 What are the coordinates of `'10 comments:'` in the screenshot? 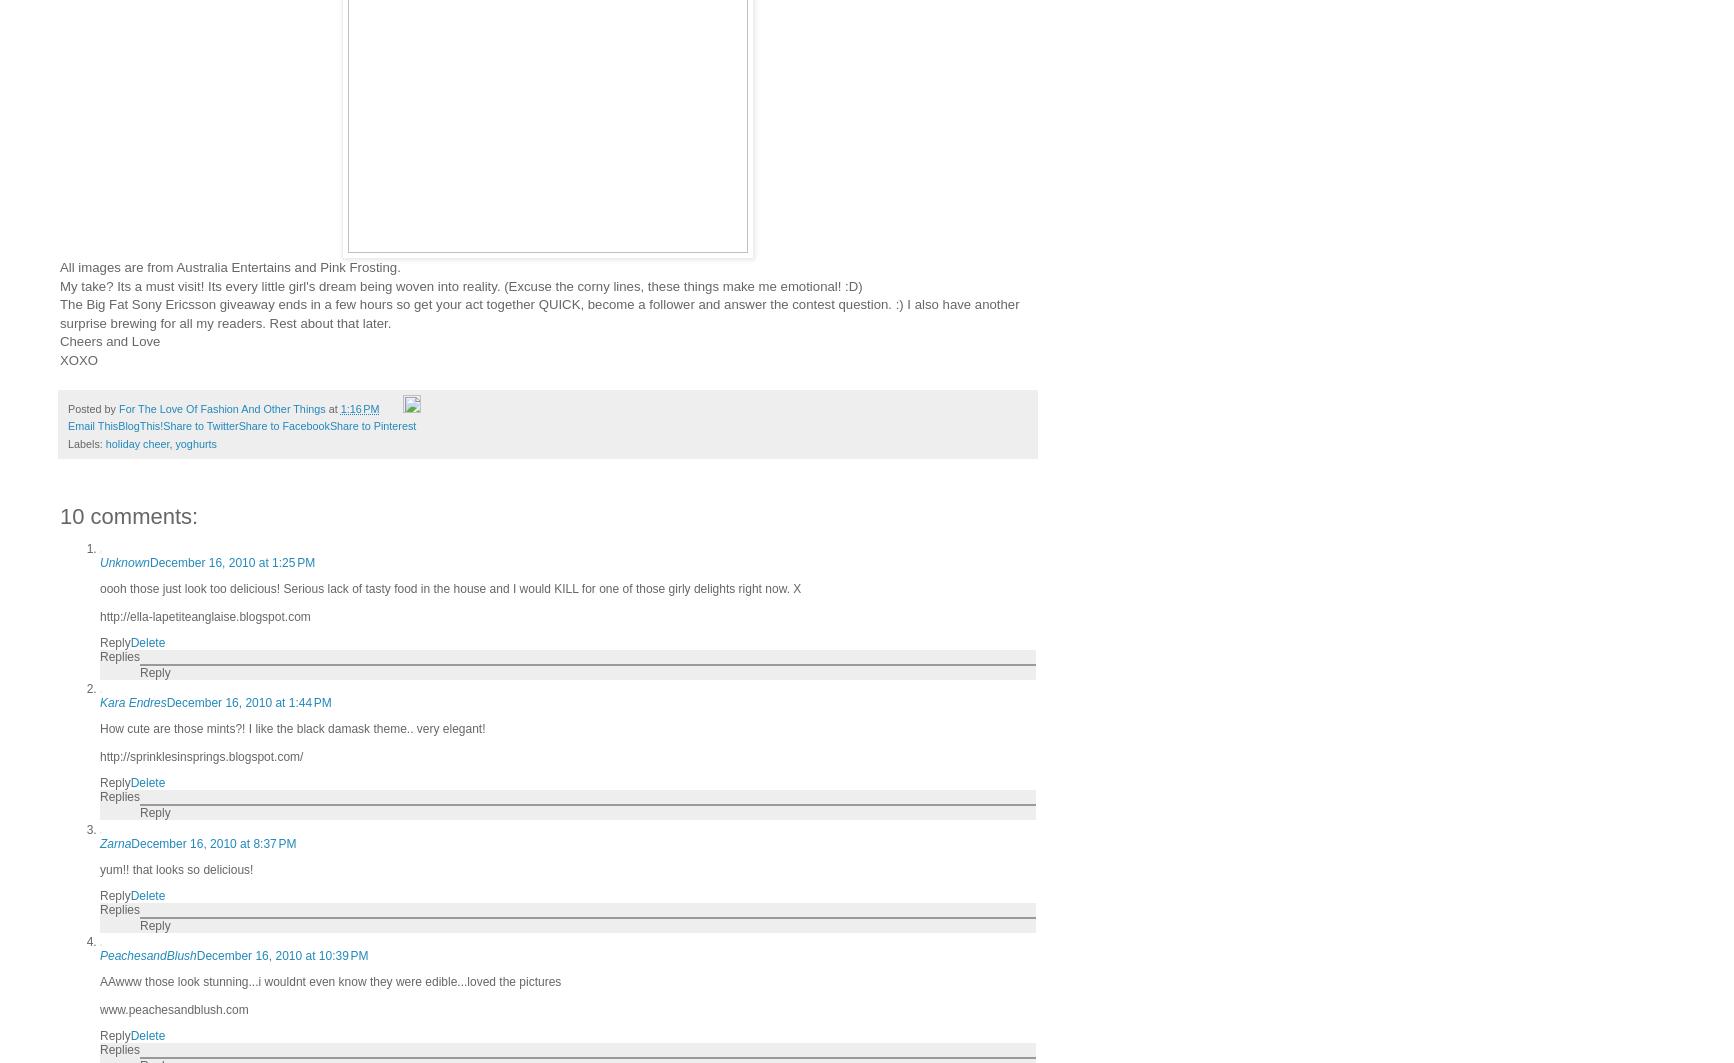 It's located at (129, 515).